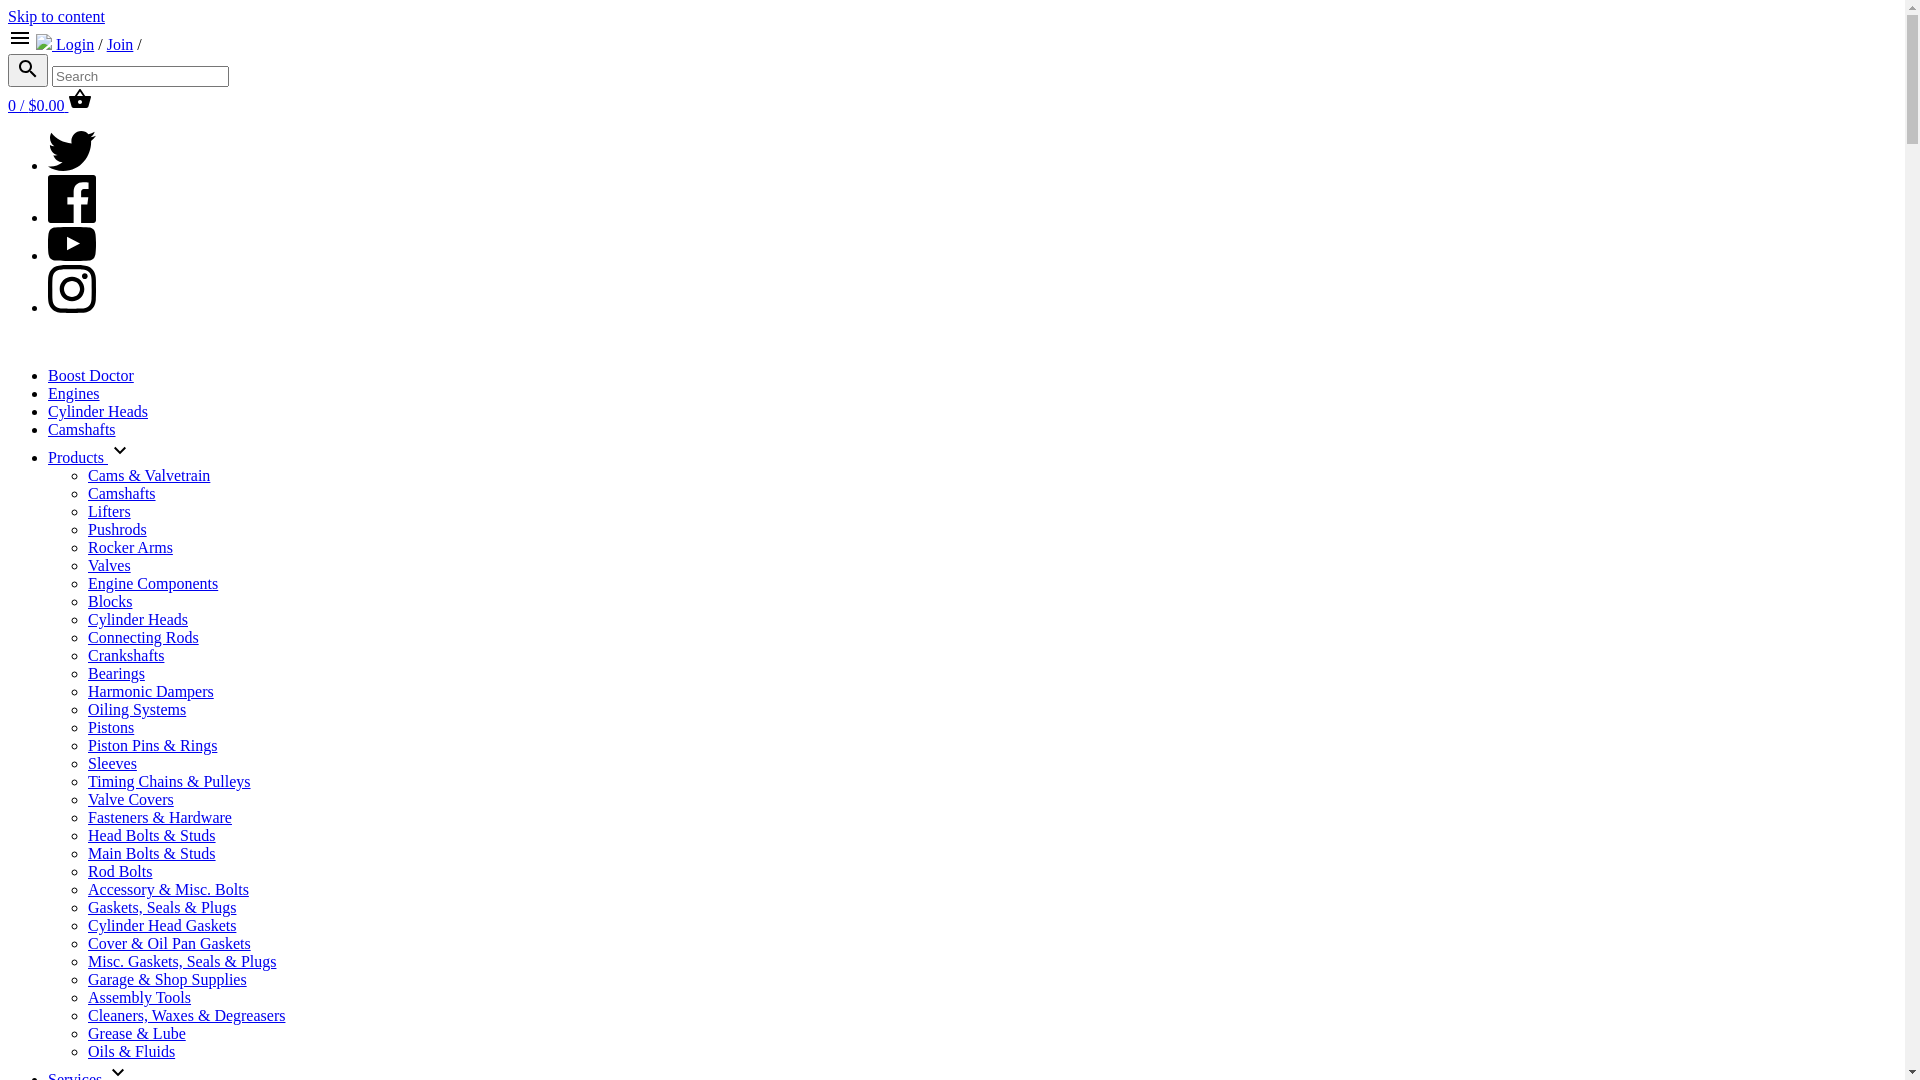  I want to click on 'Join', so click(119, 44).